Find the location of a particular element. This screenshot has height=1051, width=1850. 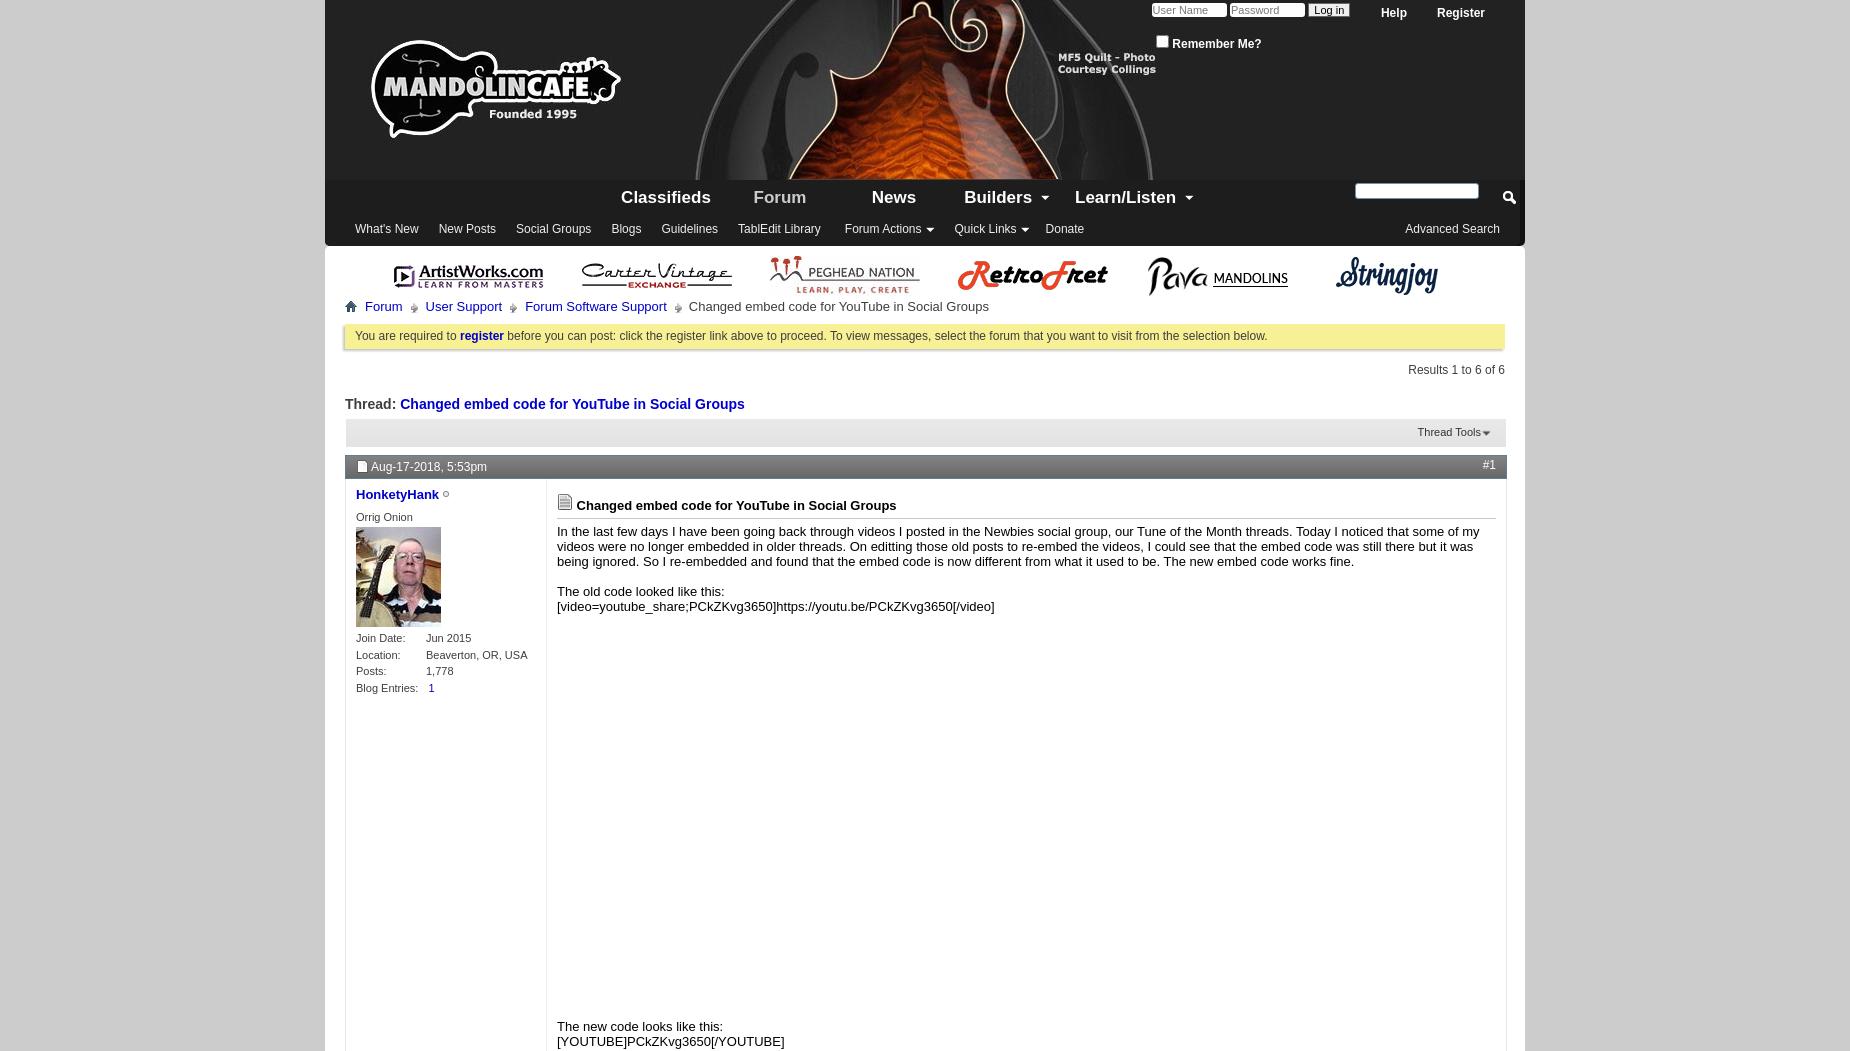

'TablEdit Library' is located at coordinates (779, 228).